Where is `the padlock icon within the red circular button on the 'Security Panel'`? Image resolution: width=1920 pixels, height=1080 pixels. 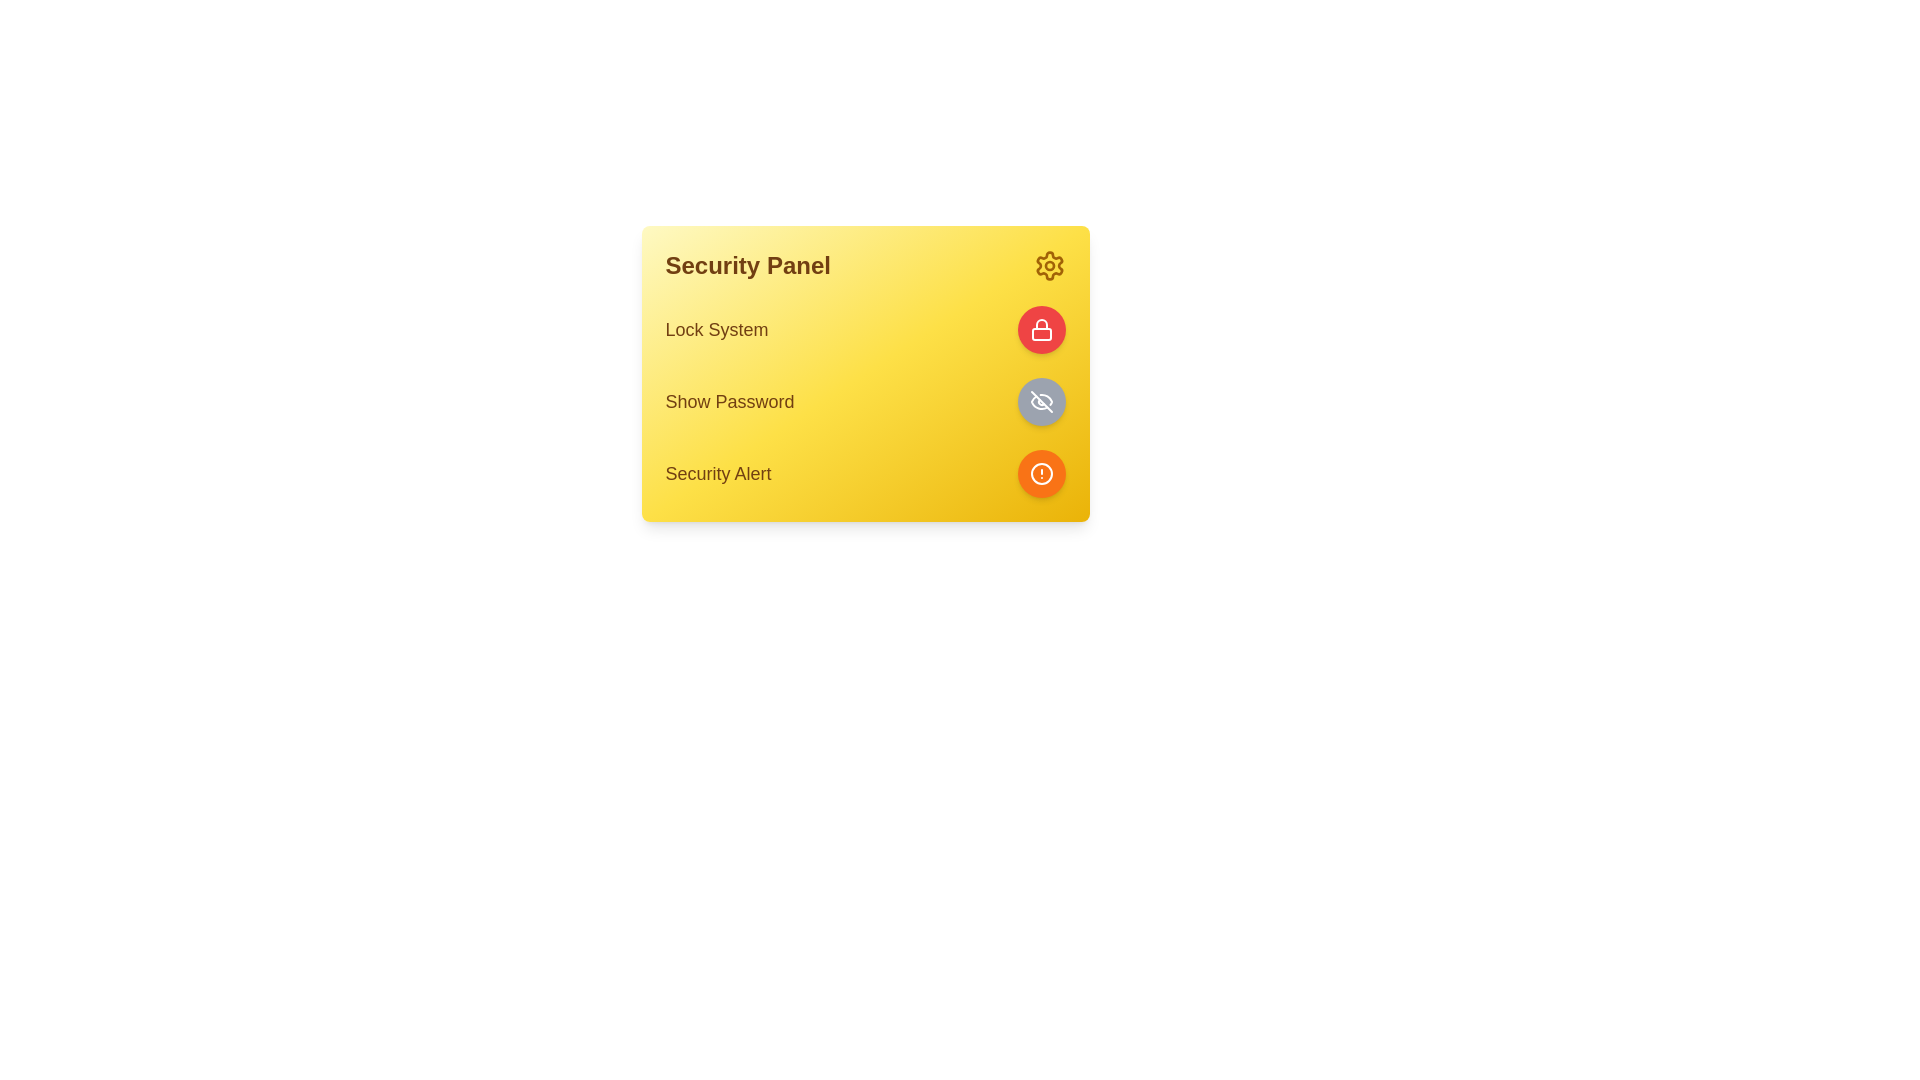 the padlock icon within the red circular button on the 'Security Panel' is located at coordinates (1040, 329).